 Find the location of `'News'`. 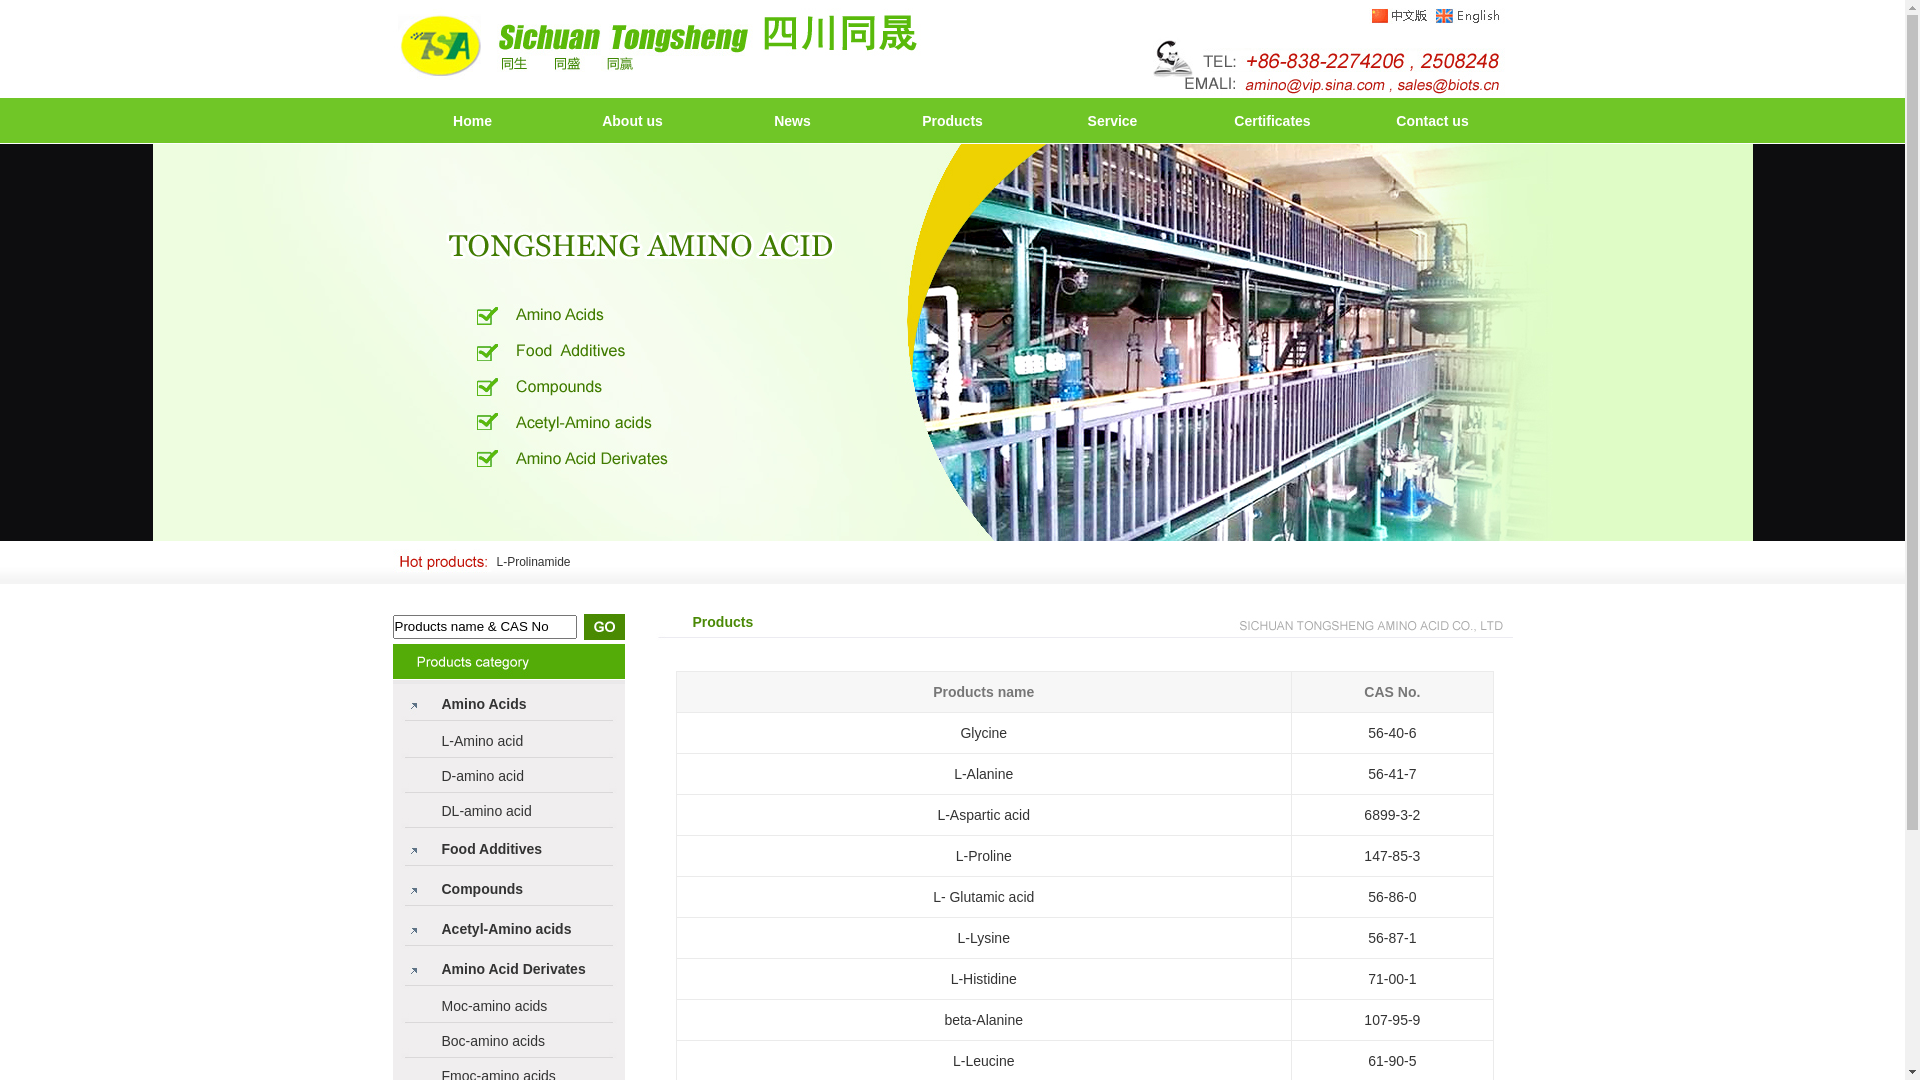

'News' is located at coordinates (772, 120).